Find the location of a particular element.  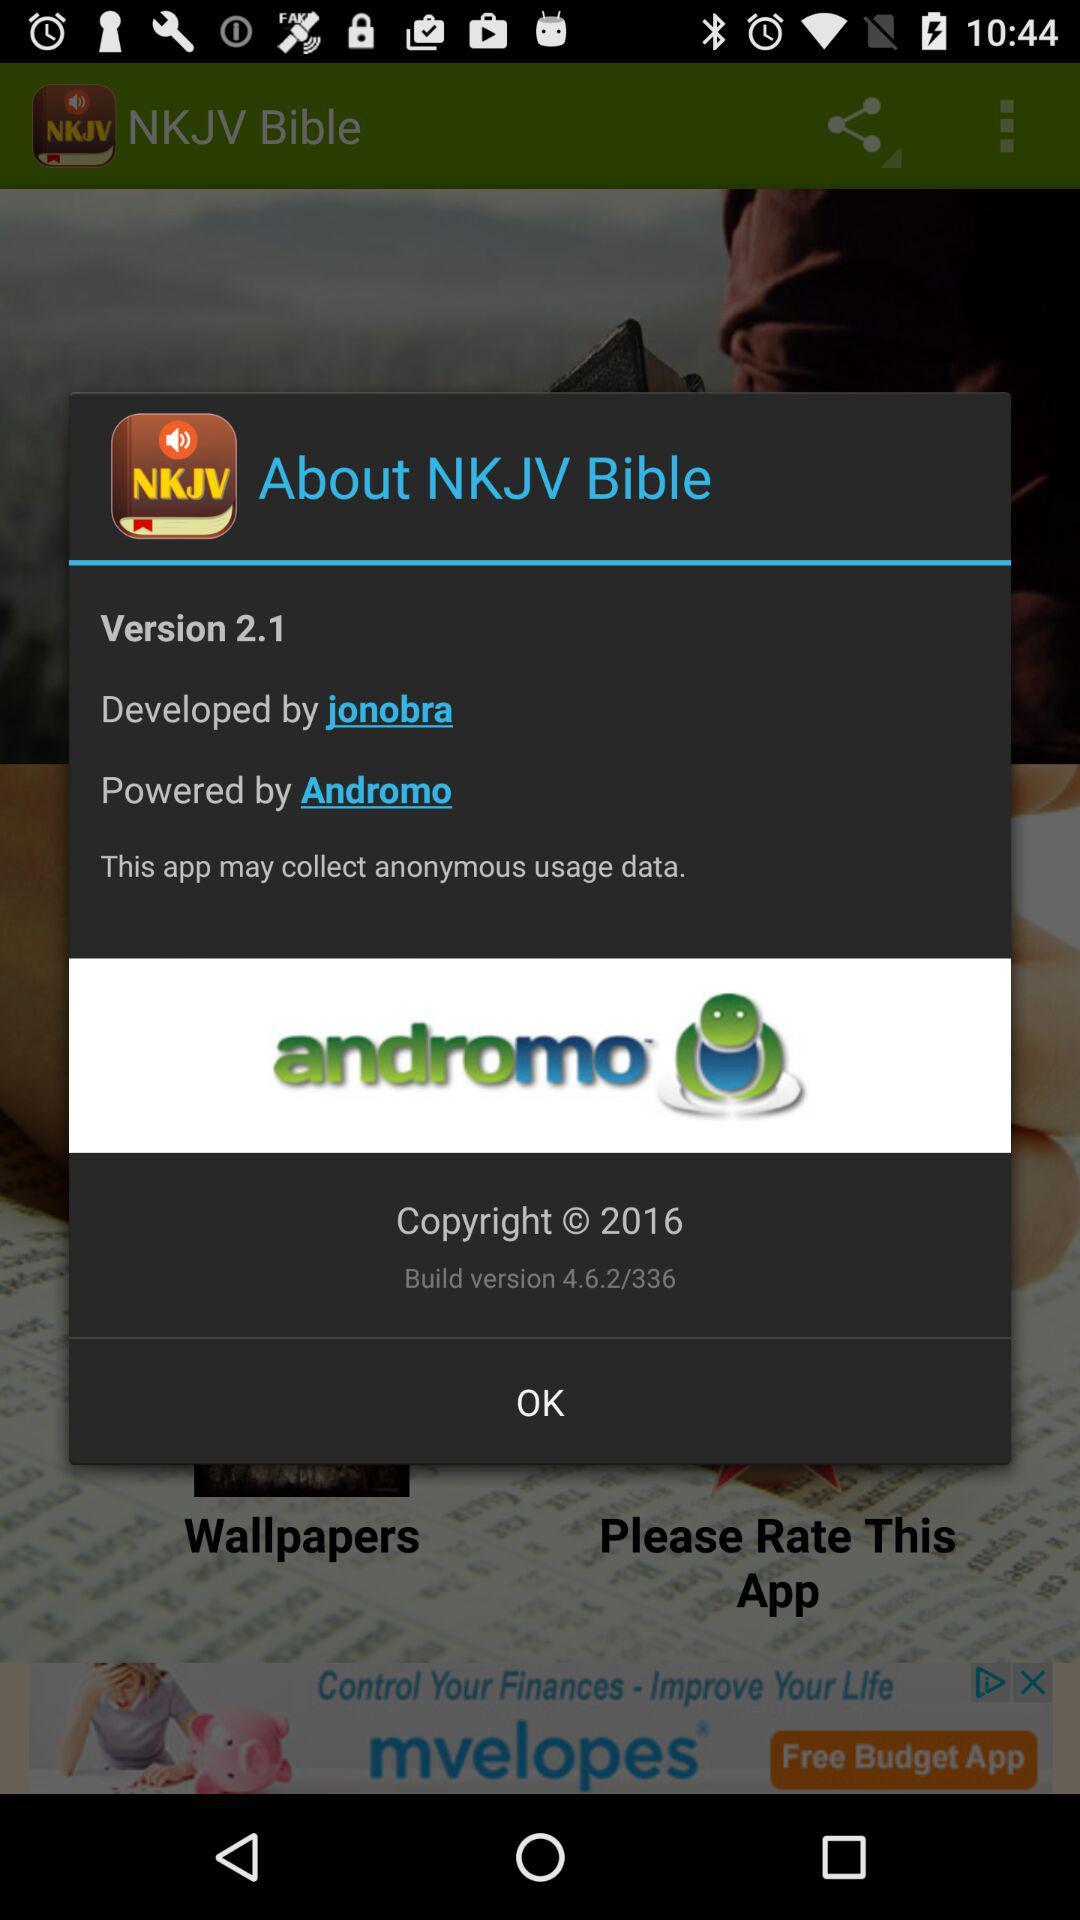

the powered by andromo icon is located at coordinates (540, 804).